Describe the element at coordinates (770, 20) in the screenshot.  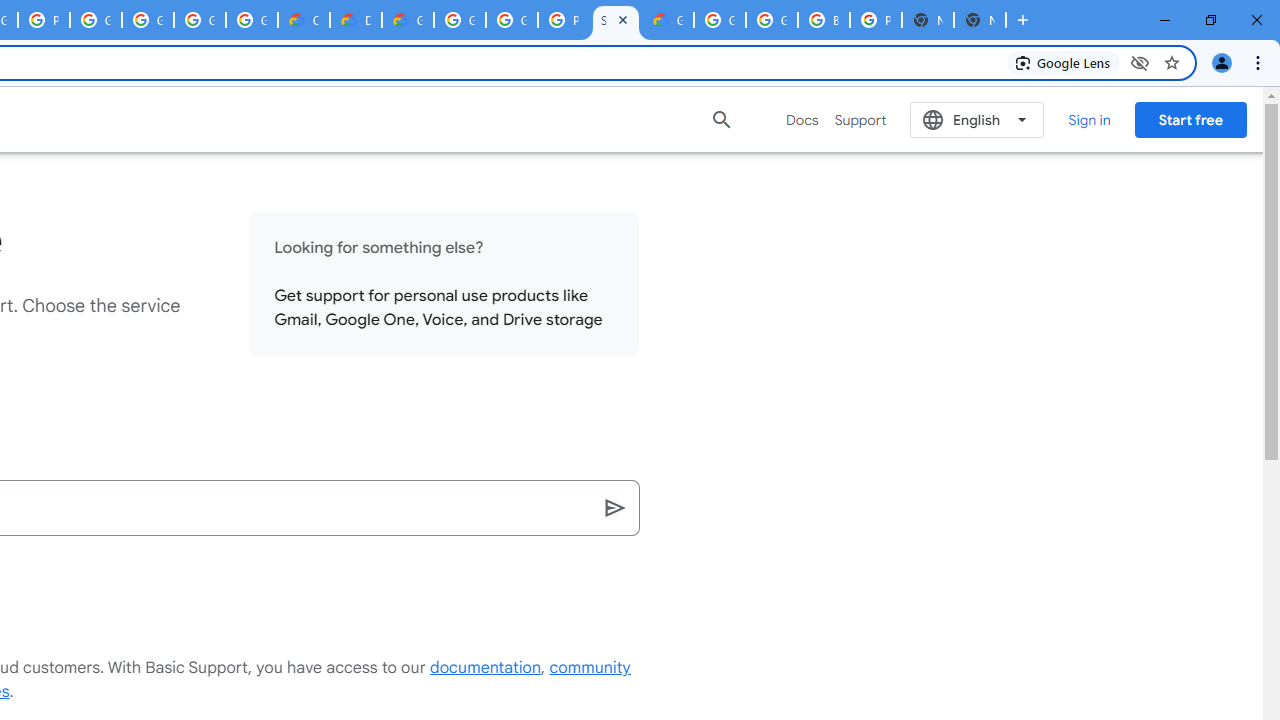
I see `'Google Cloud Platform'` at that location.